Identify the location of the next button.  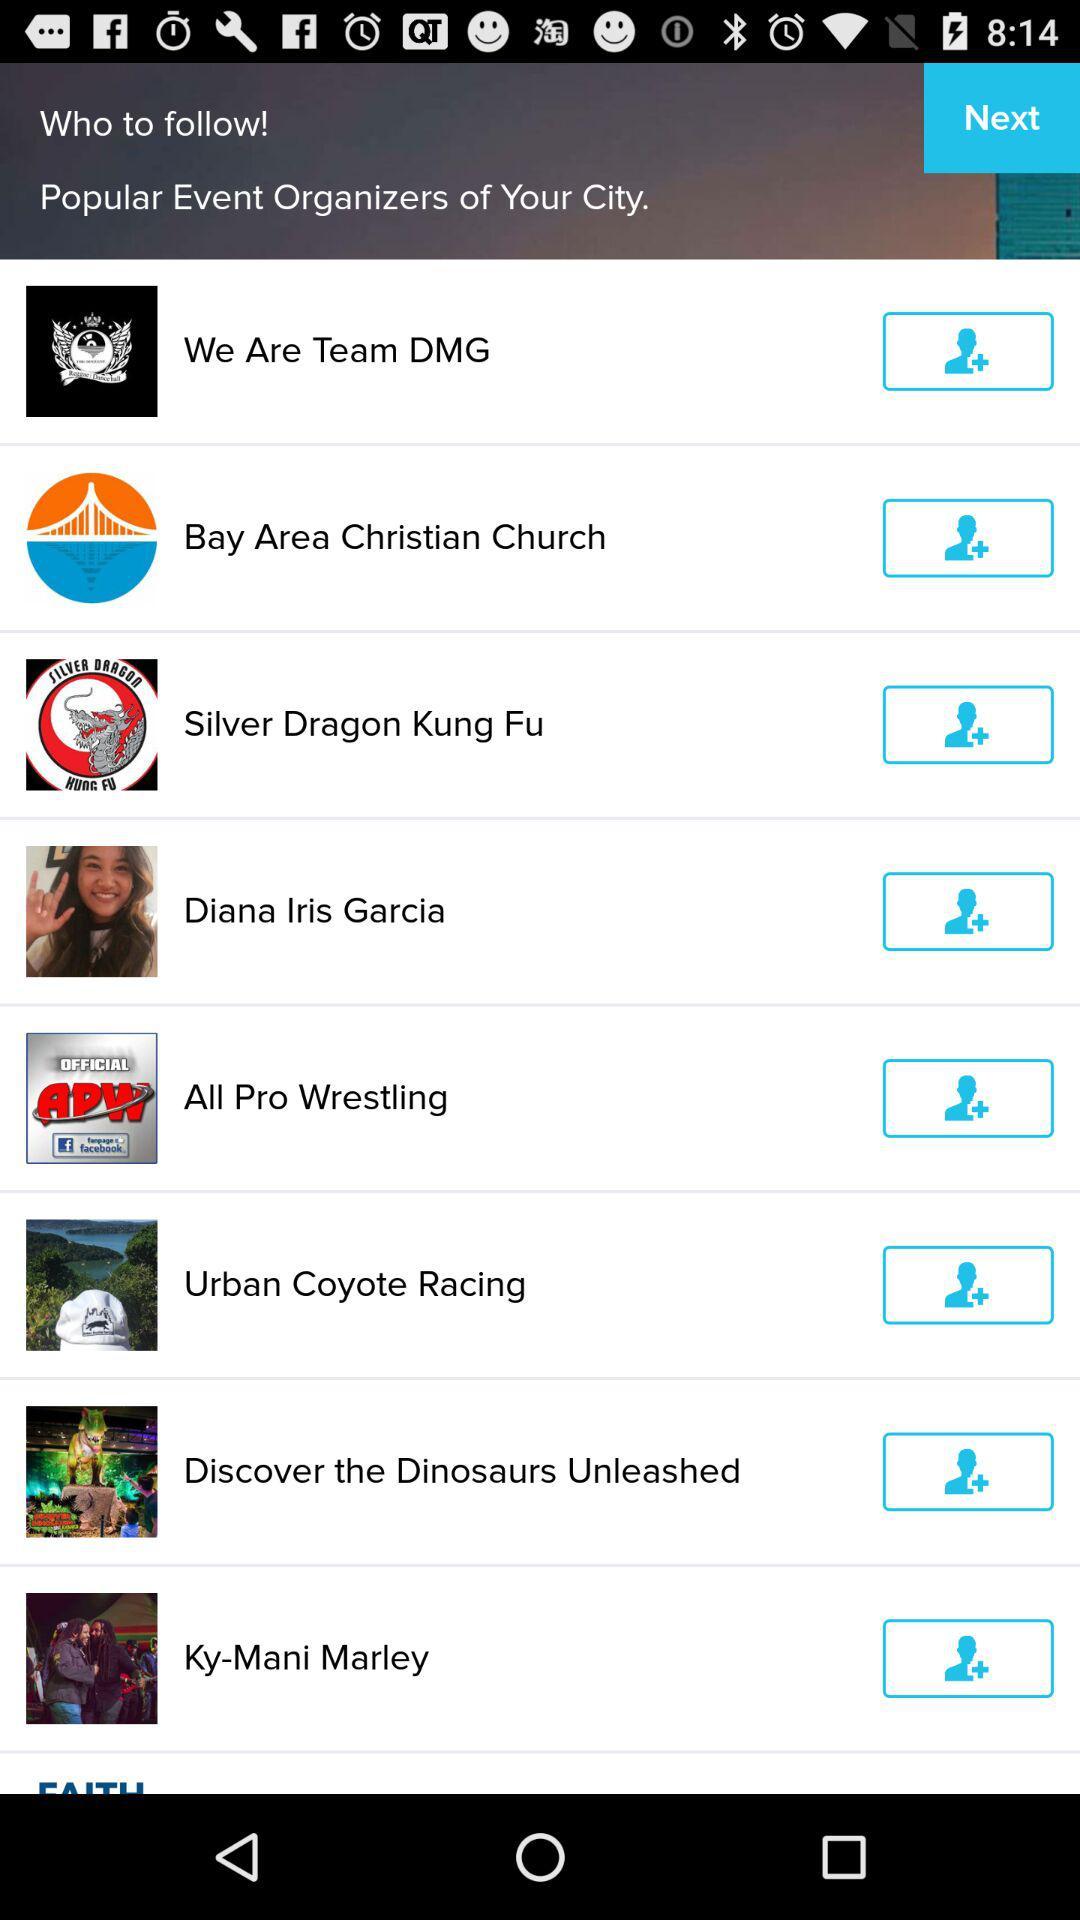
(1002, 117).